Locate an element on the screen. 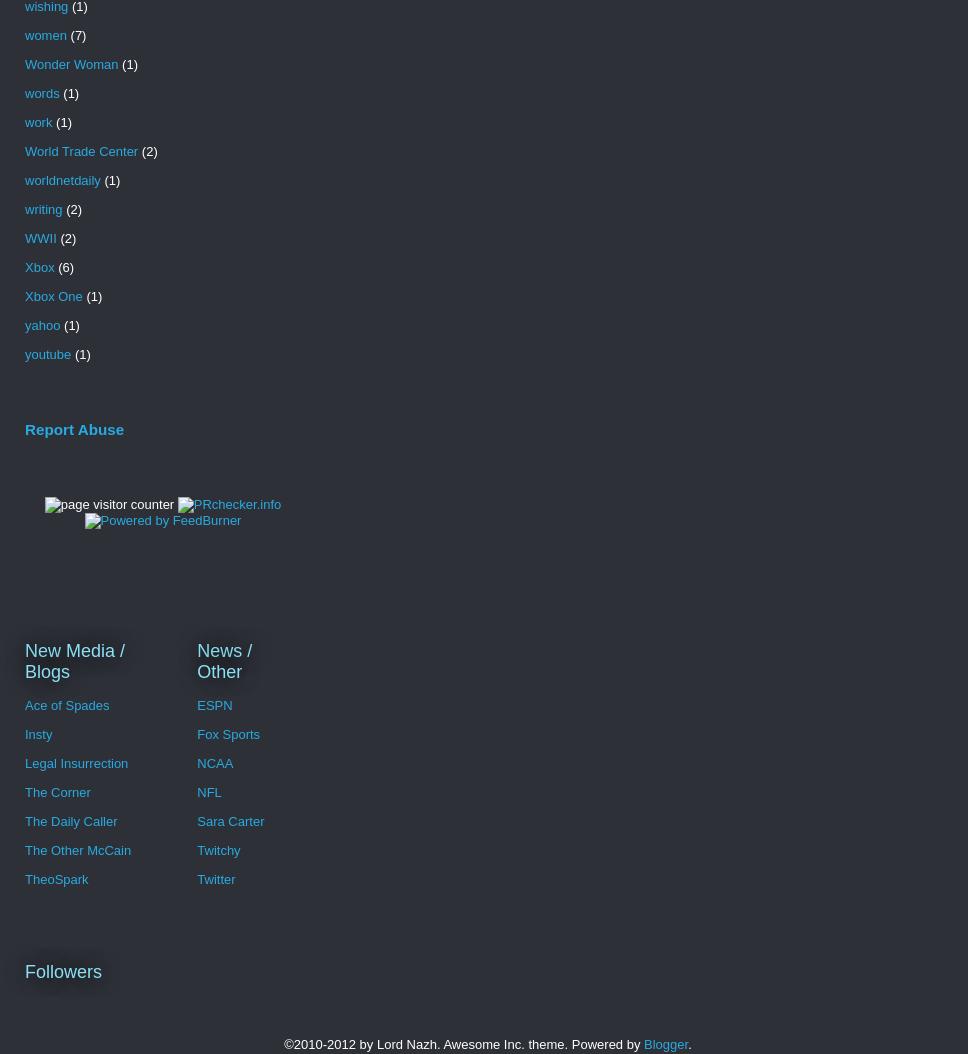  'Xbox One' is located at coordinates (52, 295).